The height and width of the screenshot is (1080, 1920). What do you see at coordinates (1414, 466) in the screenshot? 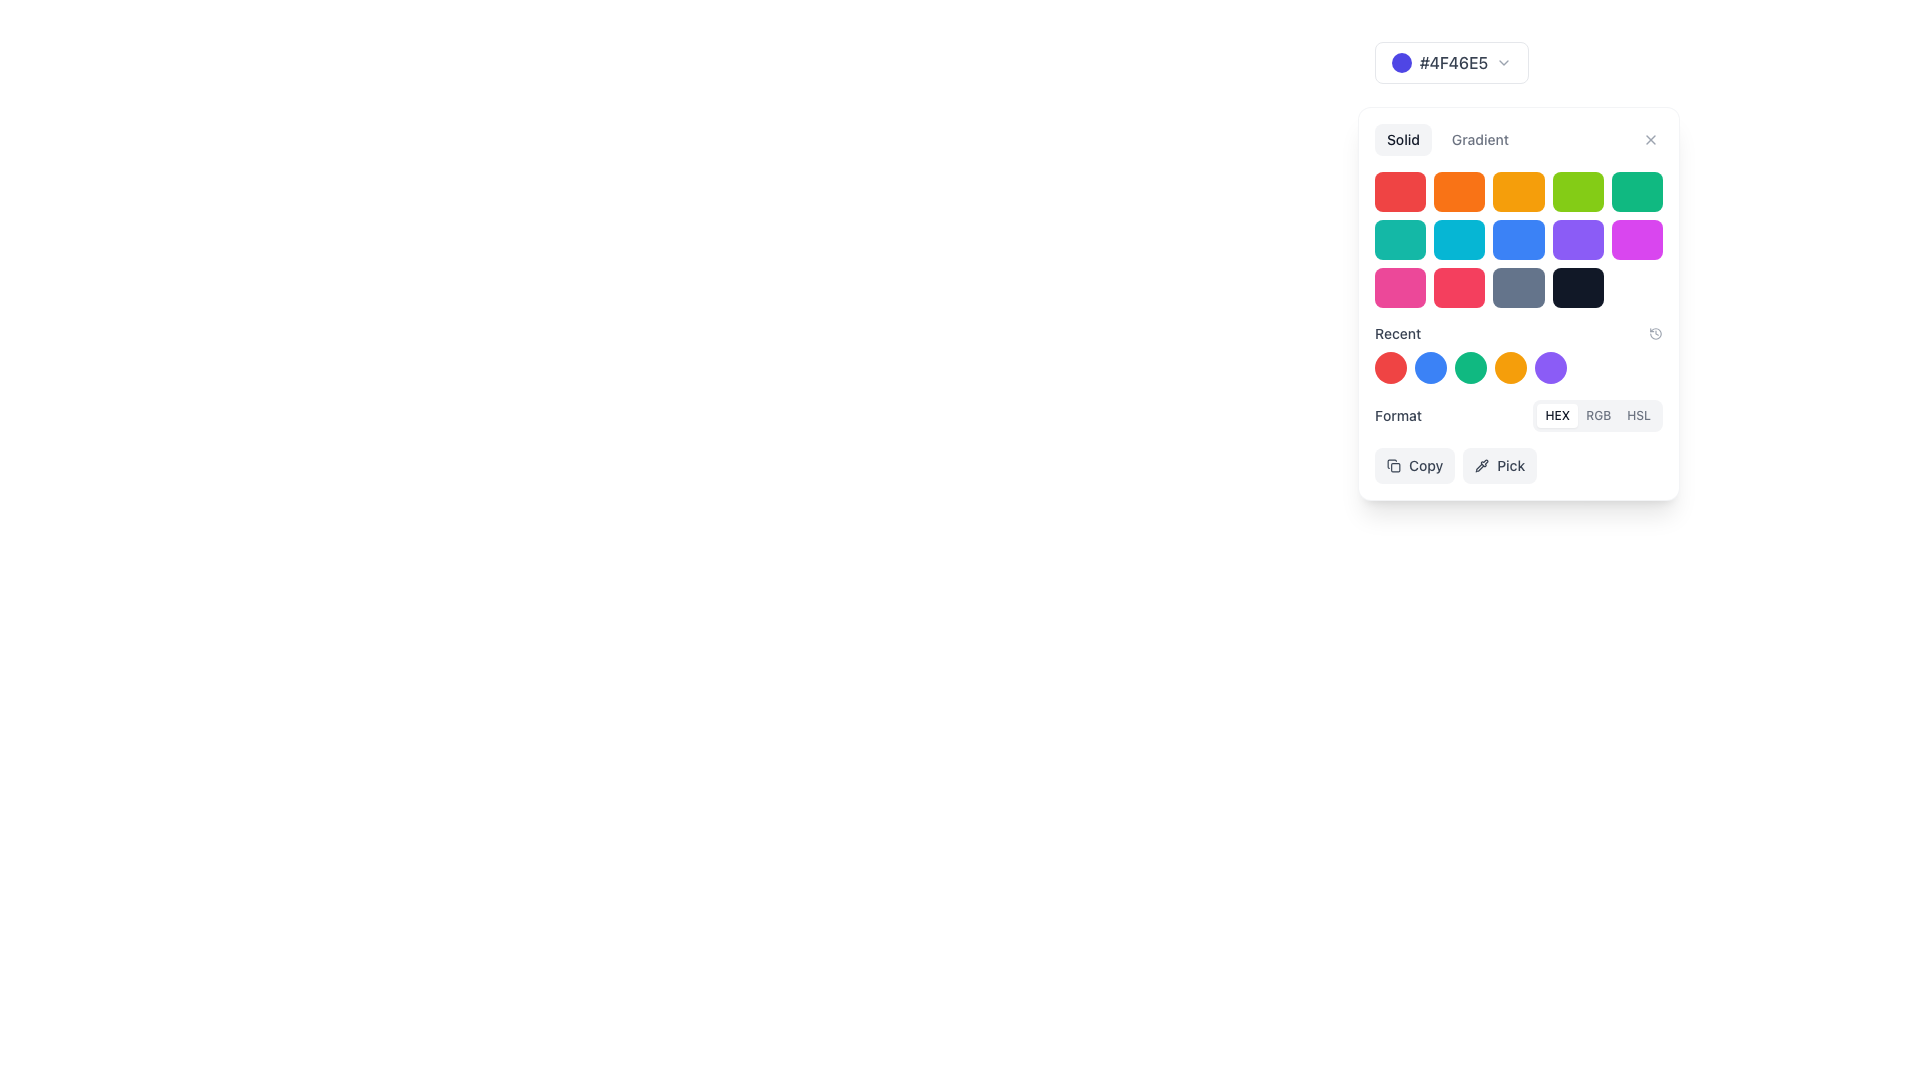
I see `the 'Copy' button located at the bottom-left corner of the color selection palette to see context menu options` at bounding box center [1414, 466].